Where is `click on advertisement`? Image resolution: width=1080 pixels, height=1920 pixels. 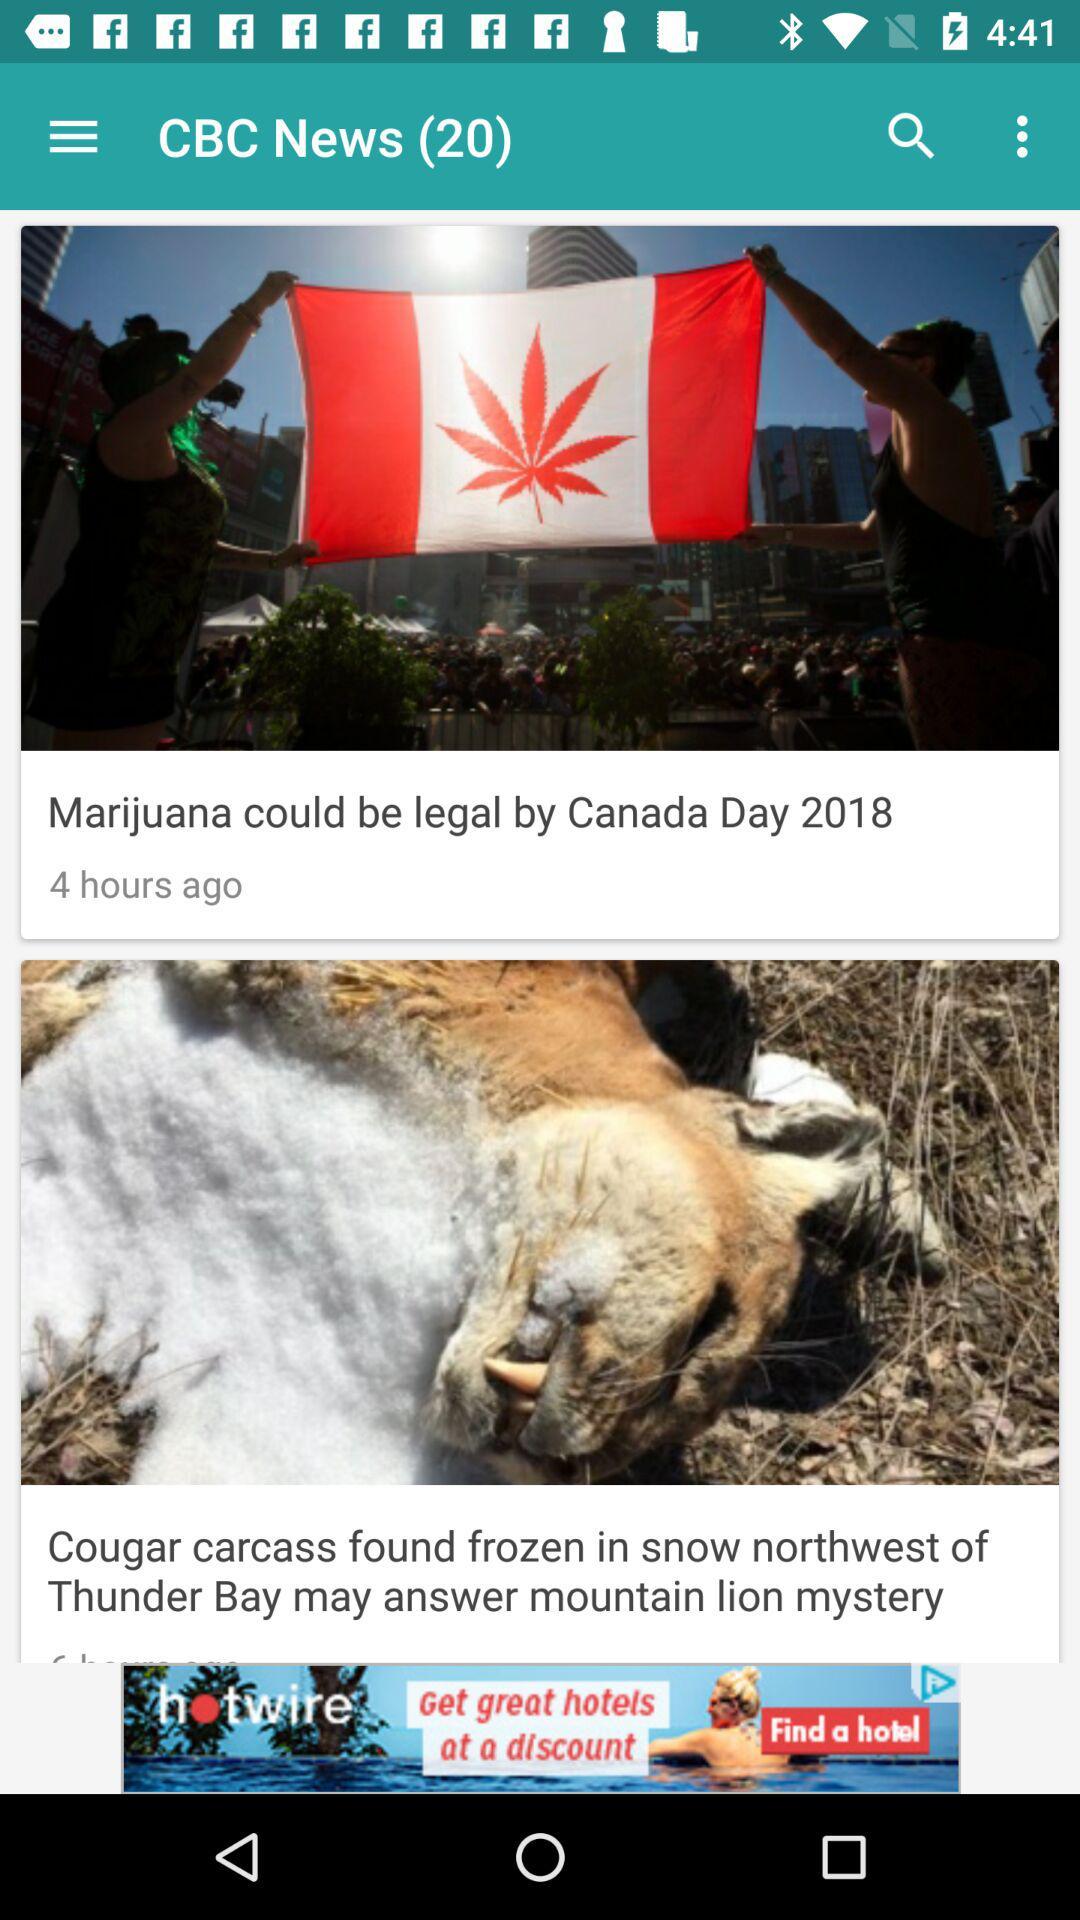
click on advertisement is located at coordinates (540, 1727).